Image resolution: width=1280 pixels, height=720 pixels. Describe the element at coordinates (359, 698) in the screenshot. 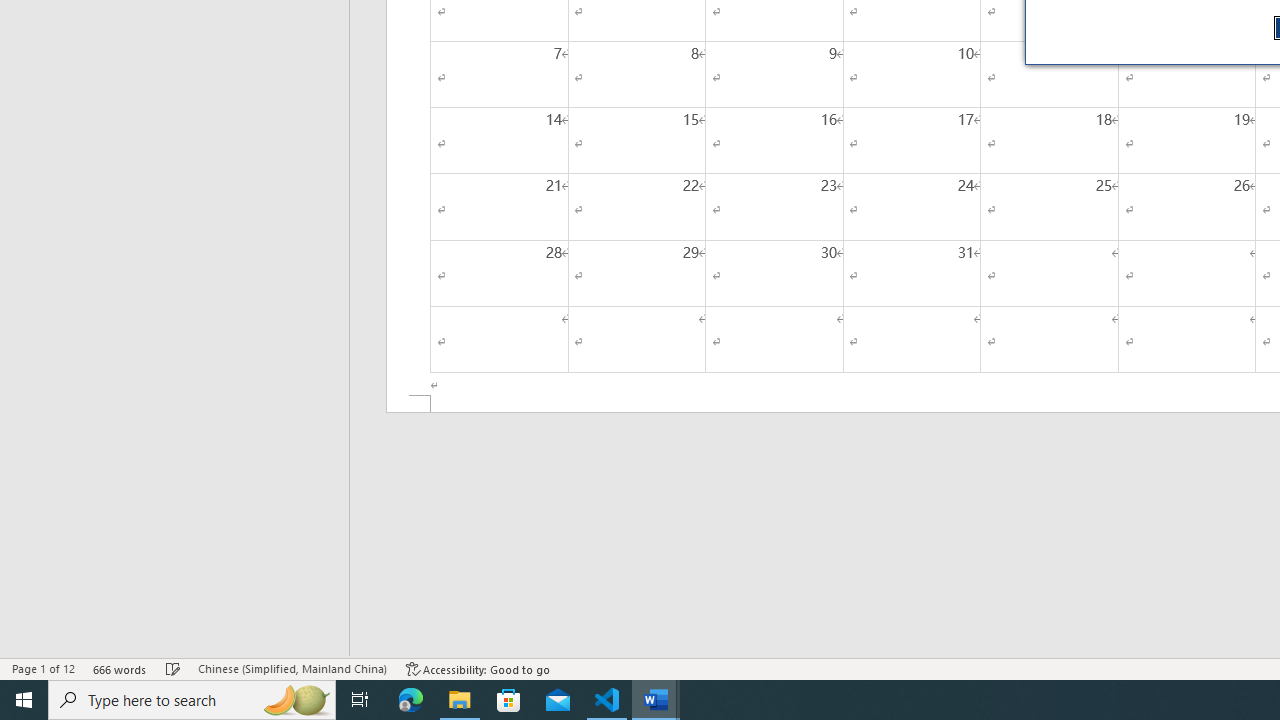

I see `'Task View'` at that location.